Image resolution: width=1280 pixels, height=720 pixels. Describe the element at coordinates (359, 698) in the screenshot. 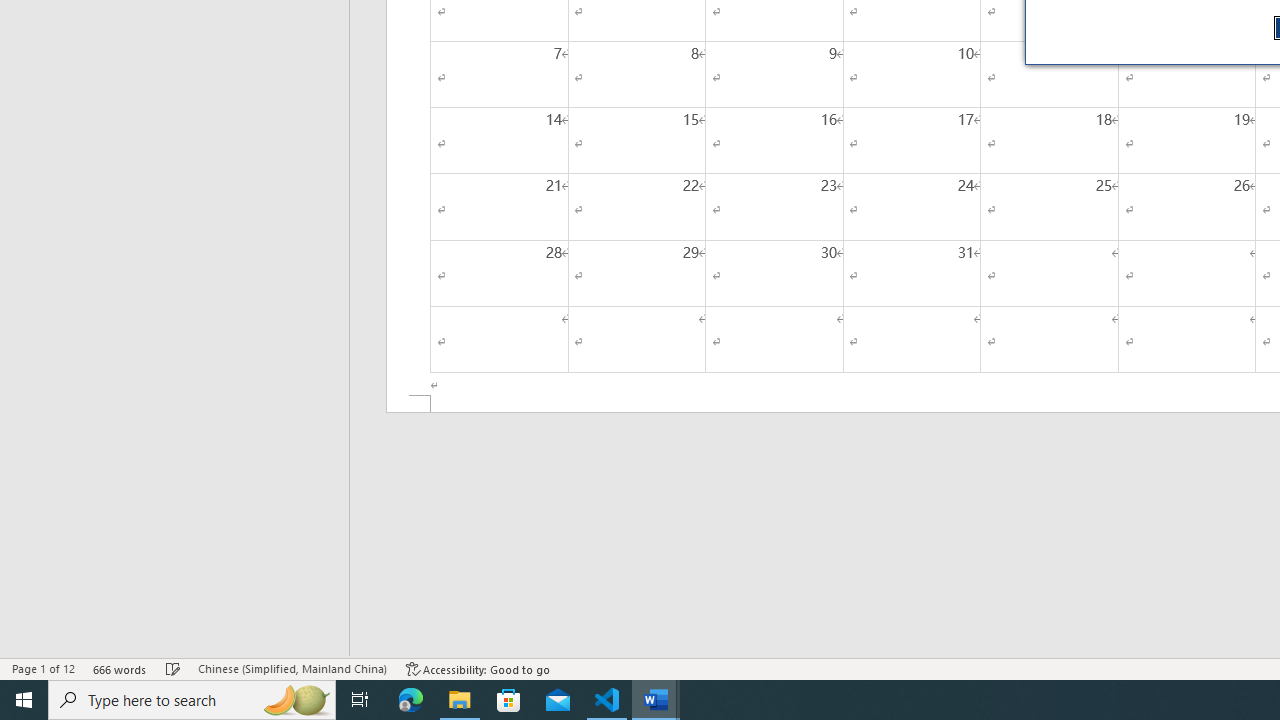

I see `'Task View'` at that location.